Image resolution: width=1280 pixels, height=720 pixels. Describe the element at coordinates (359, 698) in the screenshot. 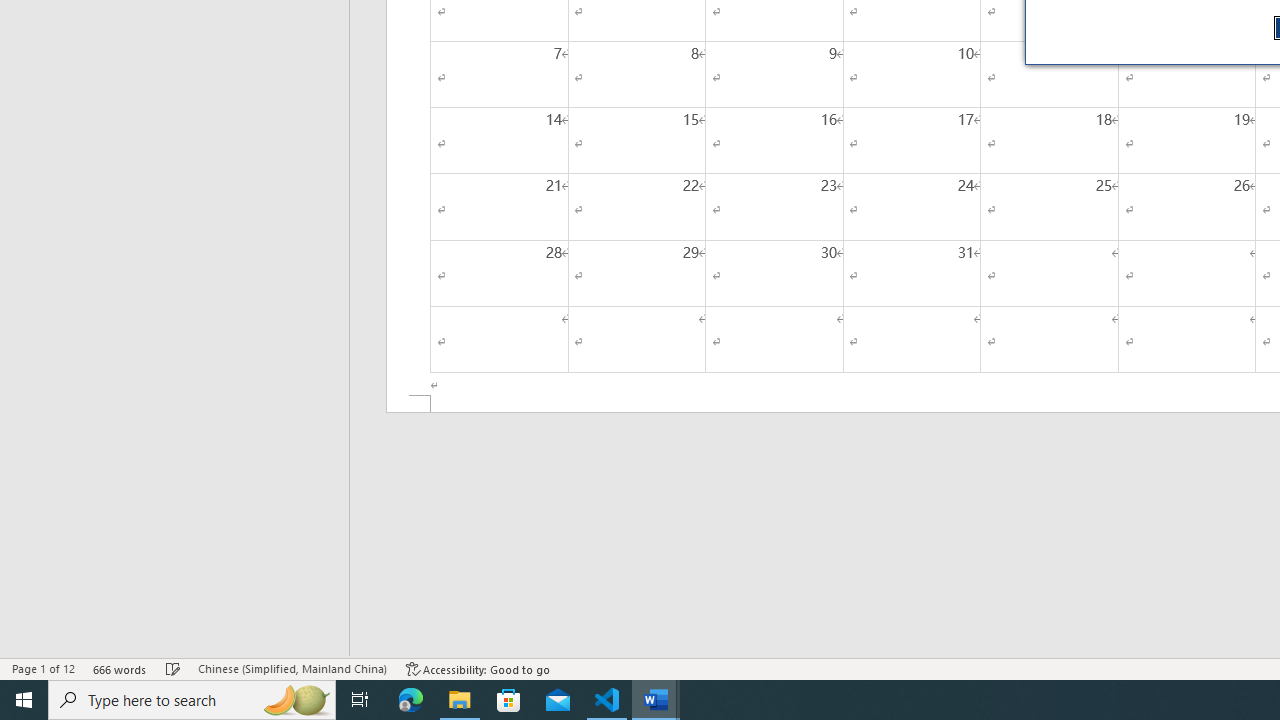

I see `'Task View'` at that location.